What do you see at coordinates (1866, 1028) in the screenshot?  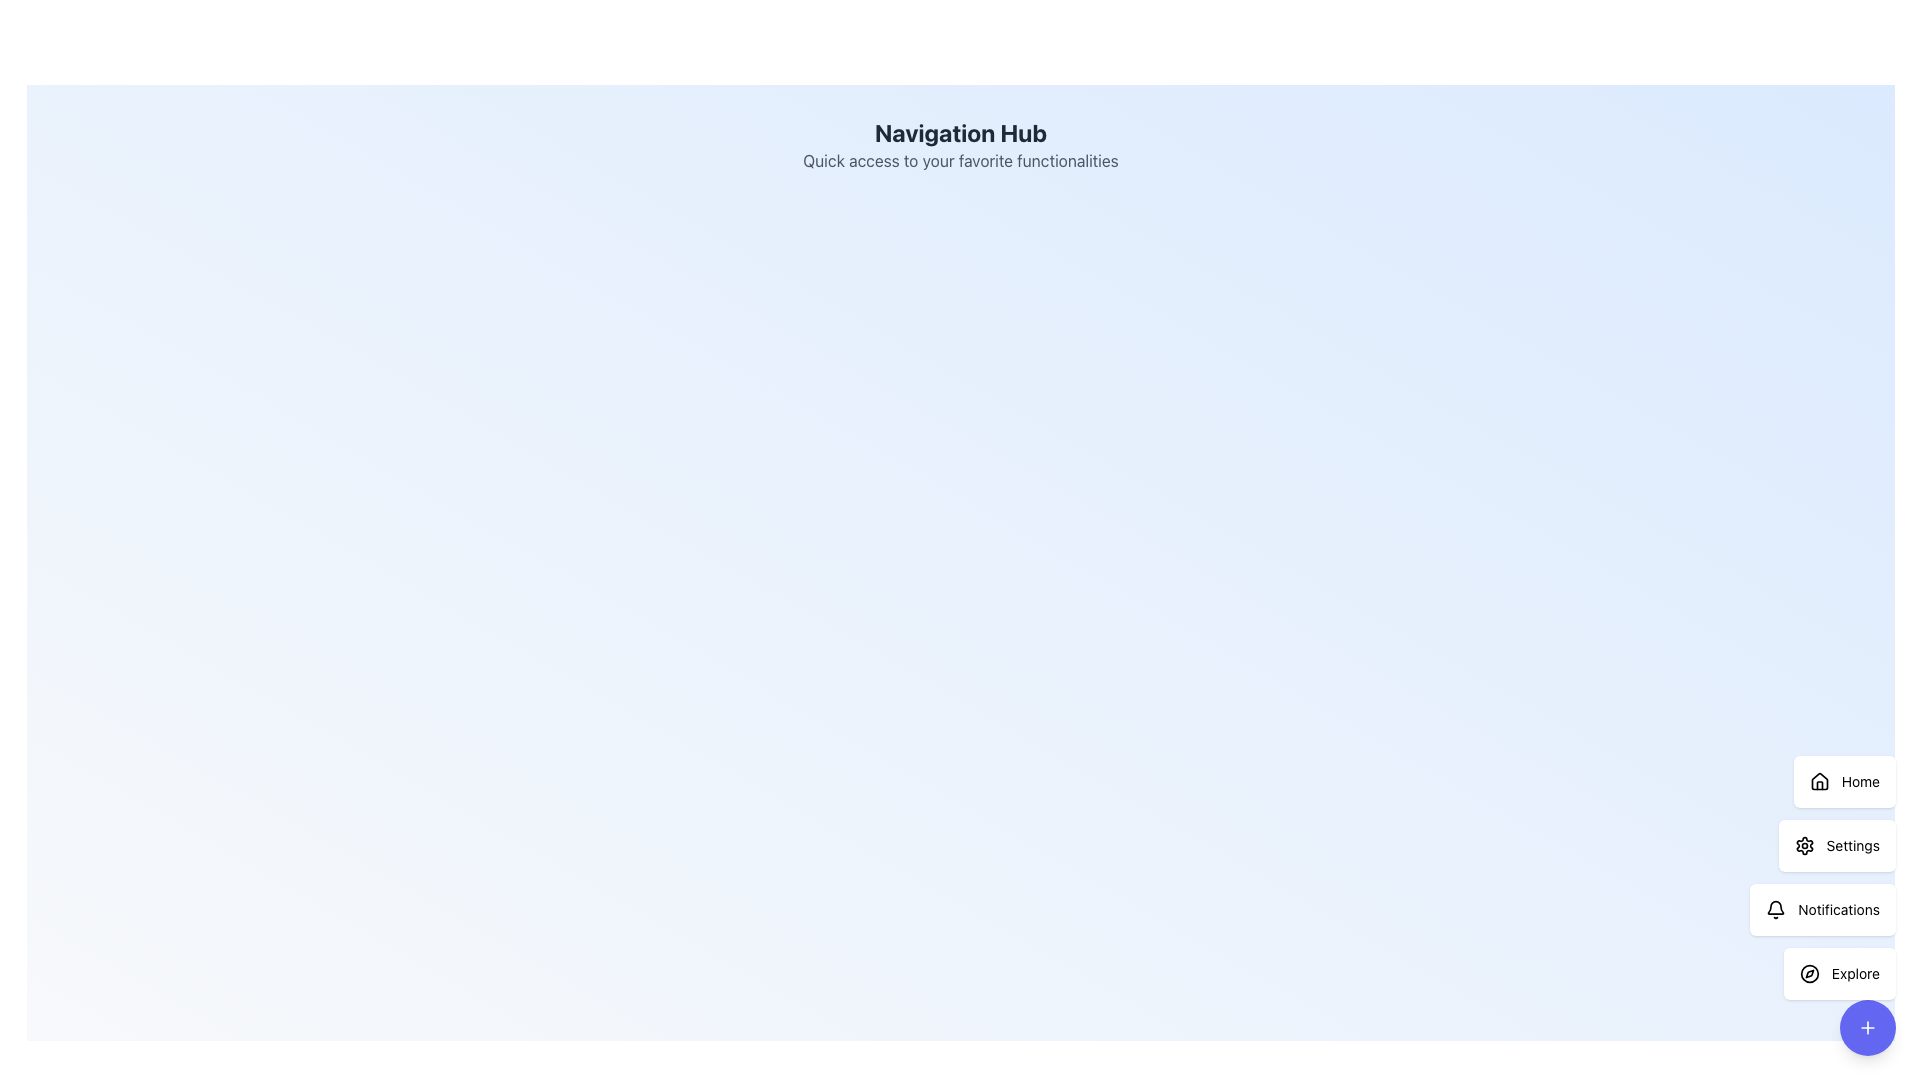 I see `the compact action trigger button with a plus symbol located at the bottom of the vertical stack of buttons labeled 'Home,' 'Settings,' 'Notifications,' and 'Explore.'` at bounding box center [1866, 1028].